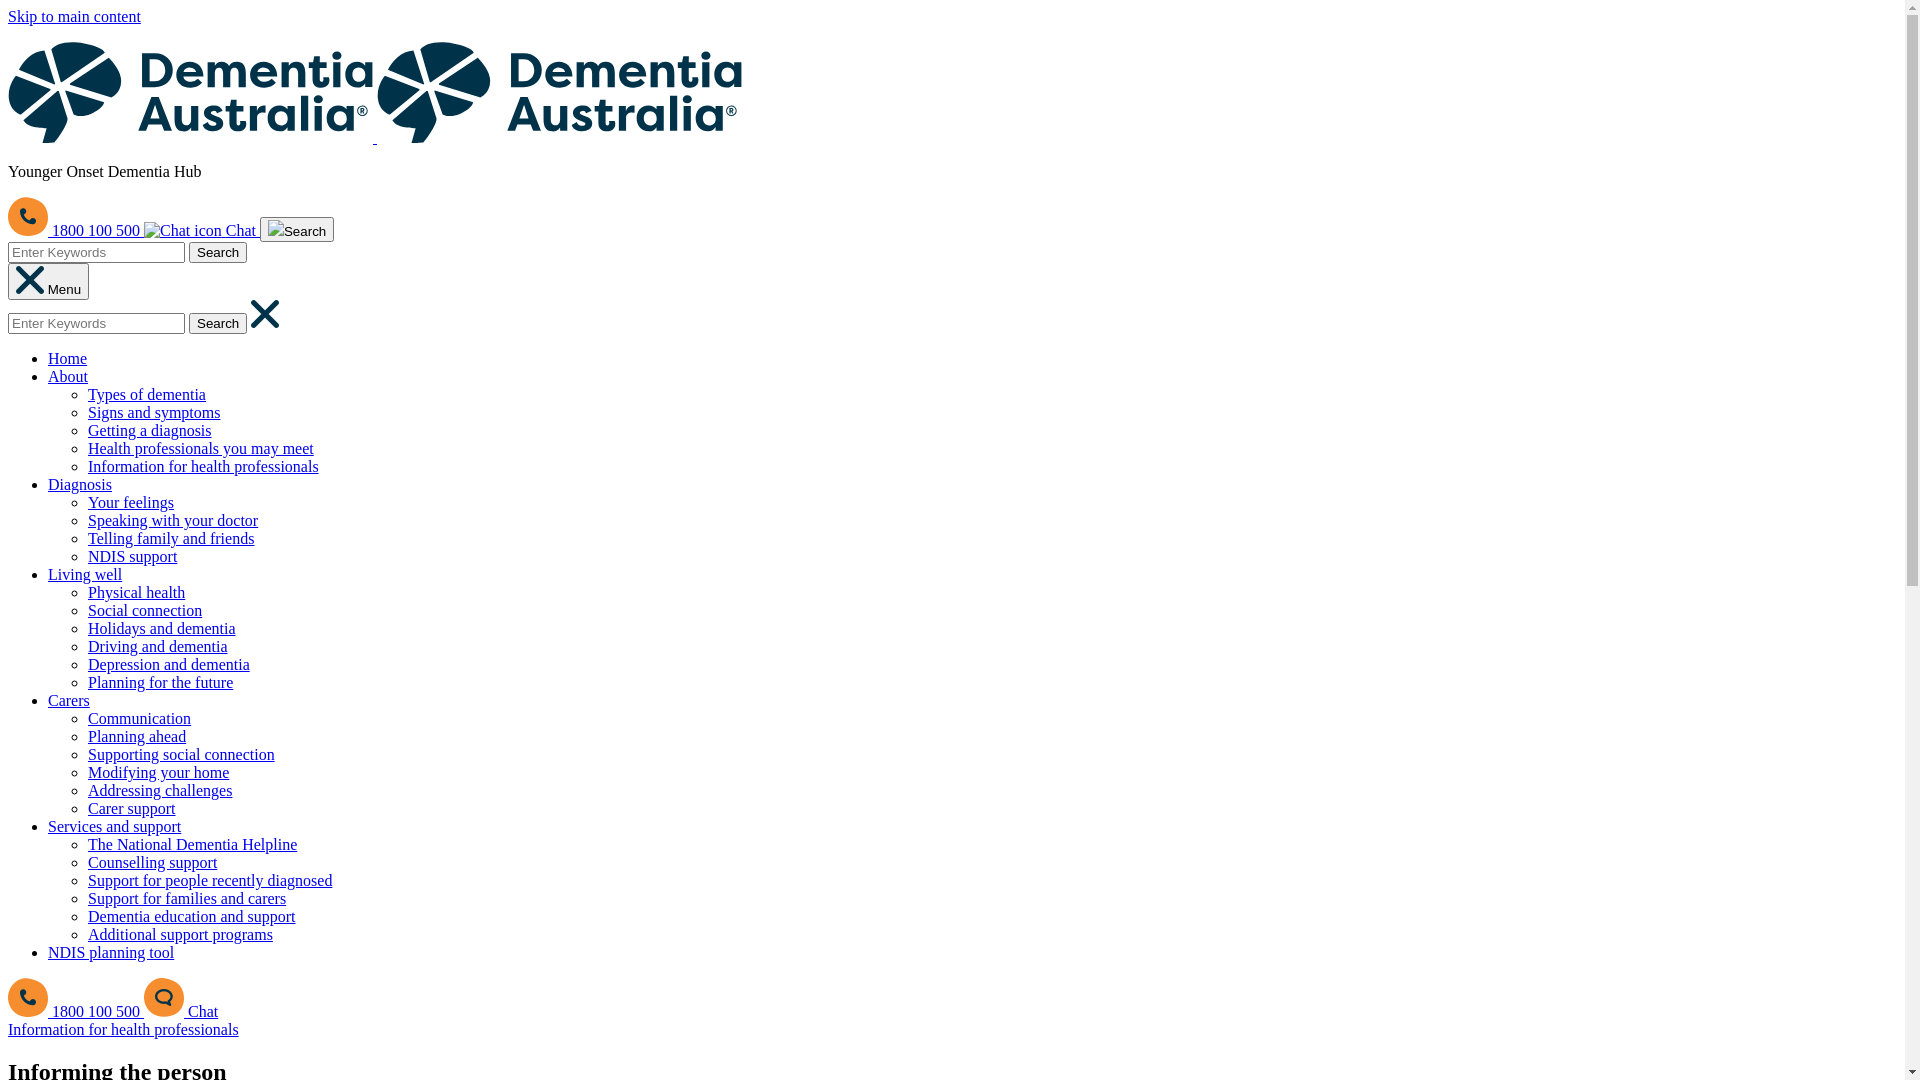  What do you see at coordinates (86, 646) in the screenshot?
I see `'Driving and dementia'` at bounding box center [86, 646].